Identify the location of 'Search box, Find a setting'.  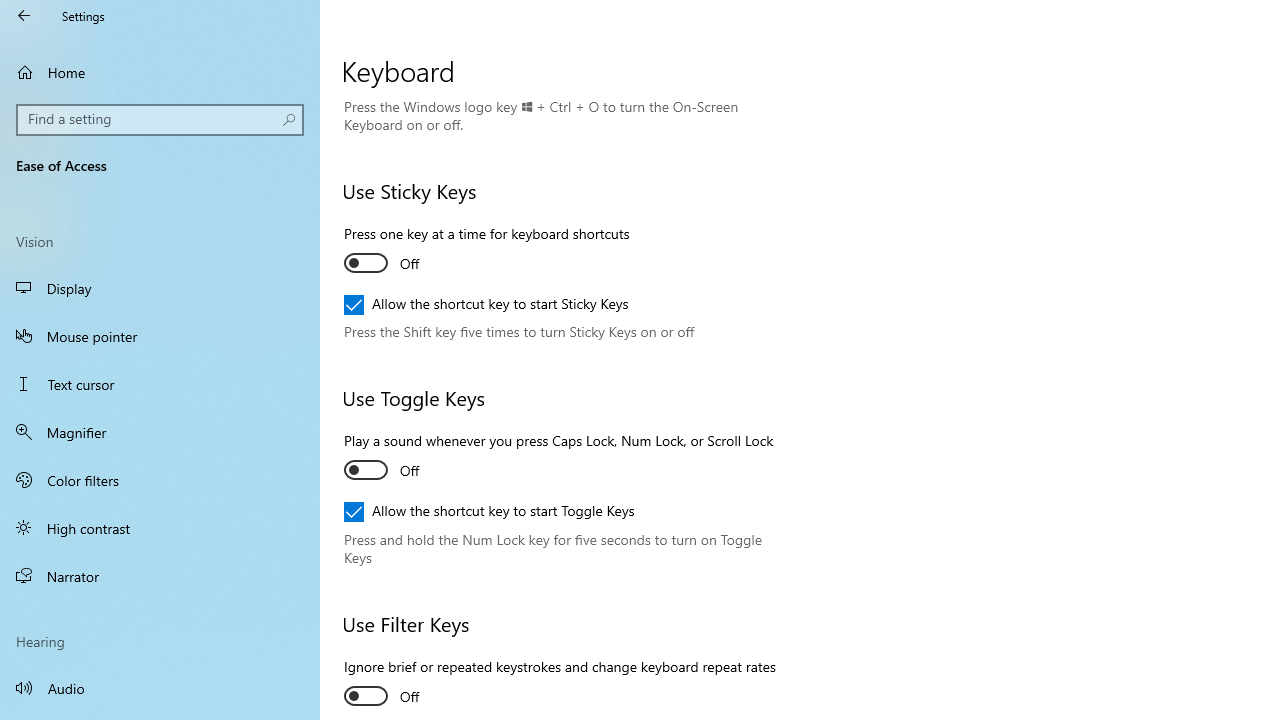
(160, 119).